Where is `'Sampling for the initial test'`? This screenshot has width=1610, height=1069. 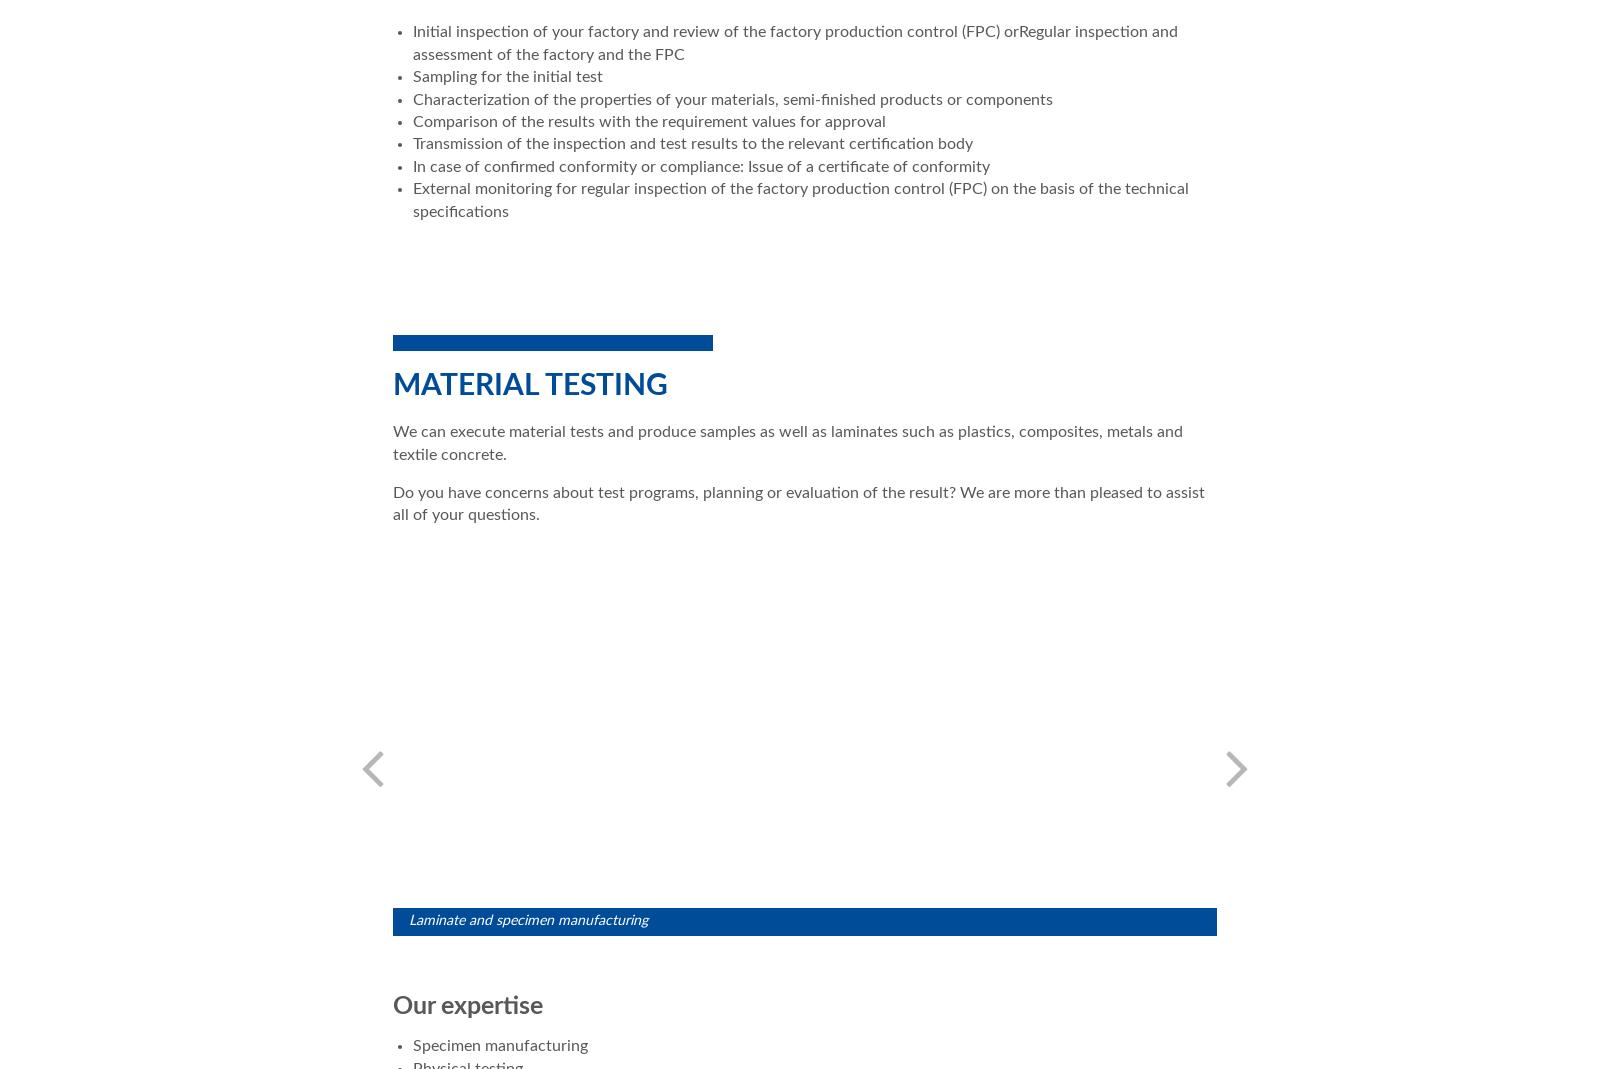
'Sampling for the initial test' is located at coordinates (411, 75).